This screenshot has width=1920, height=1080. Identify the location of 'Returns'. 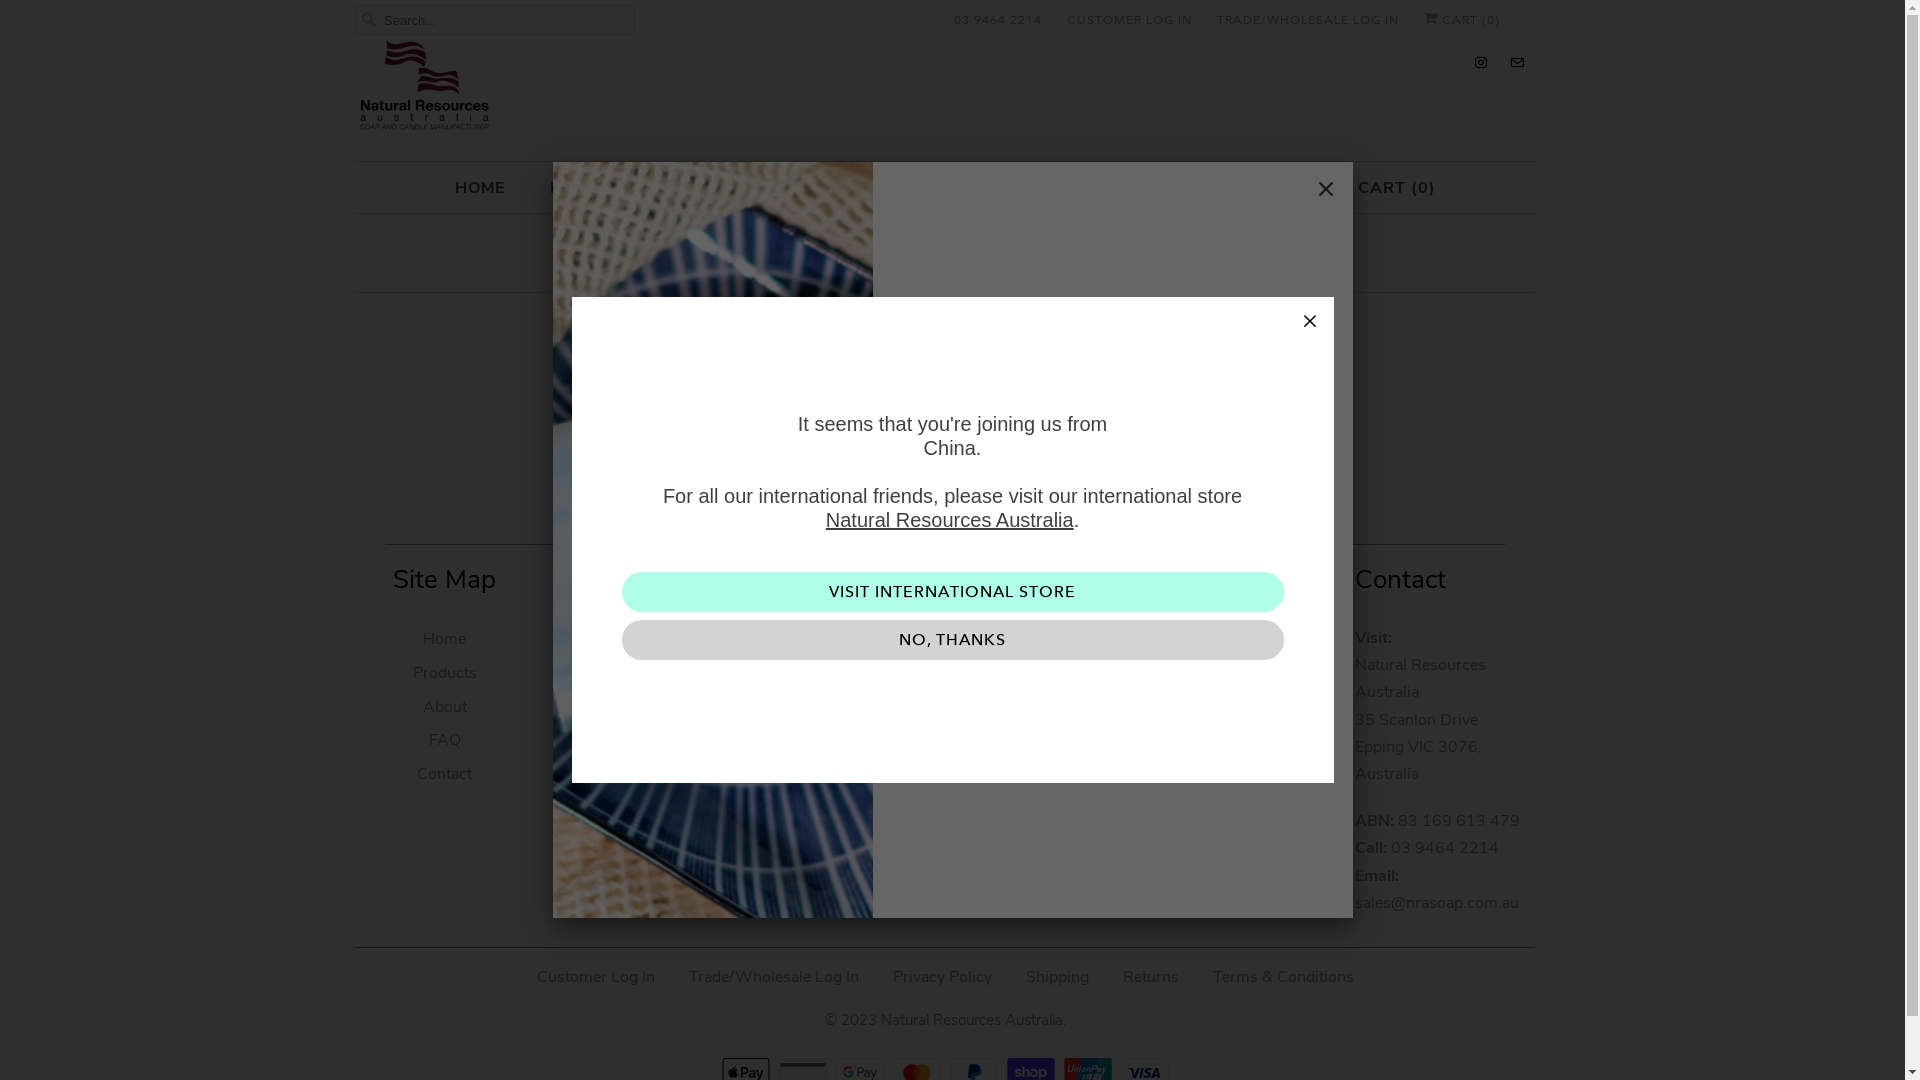
(1150, 975).